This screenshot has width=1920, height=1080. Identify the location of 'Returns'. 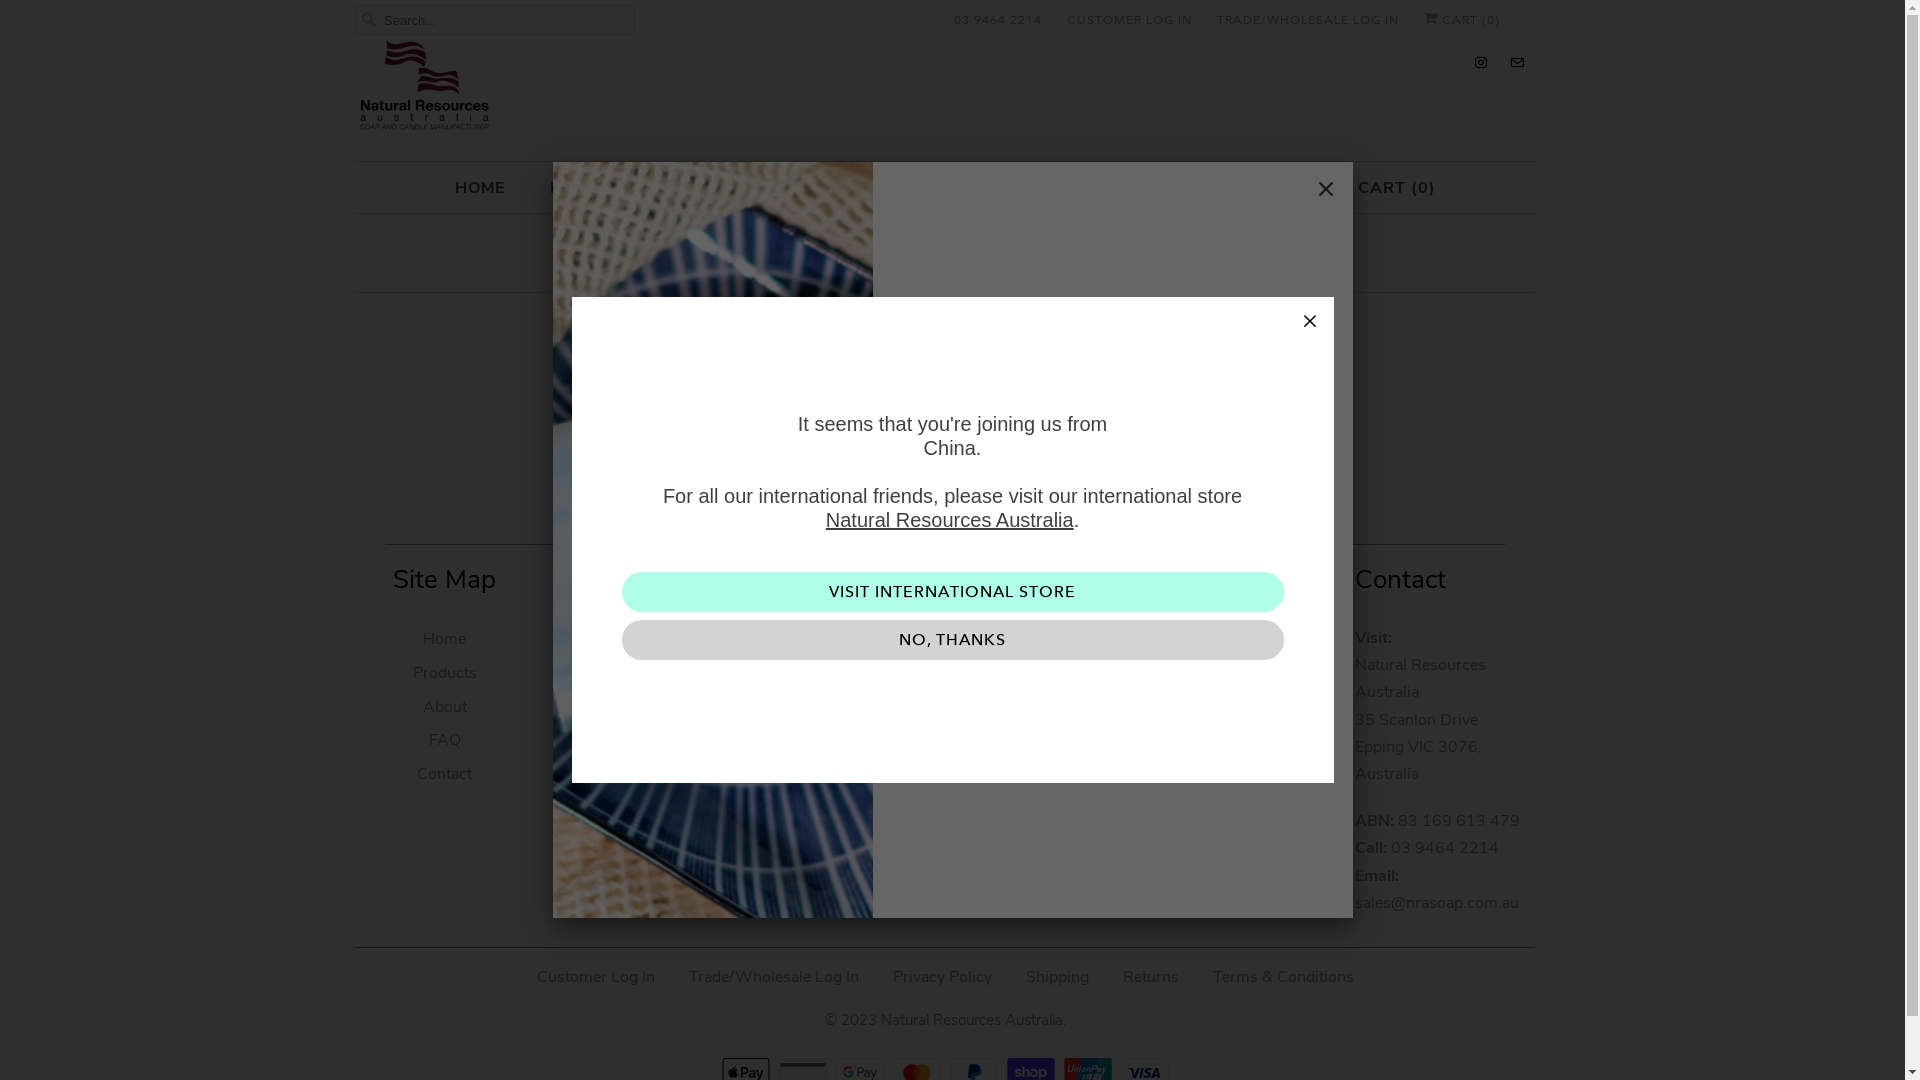
(1150, 975).